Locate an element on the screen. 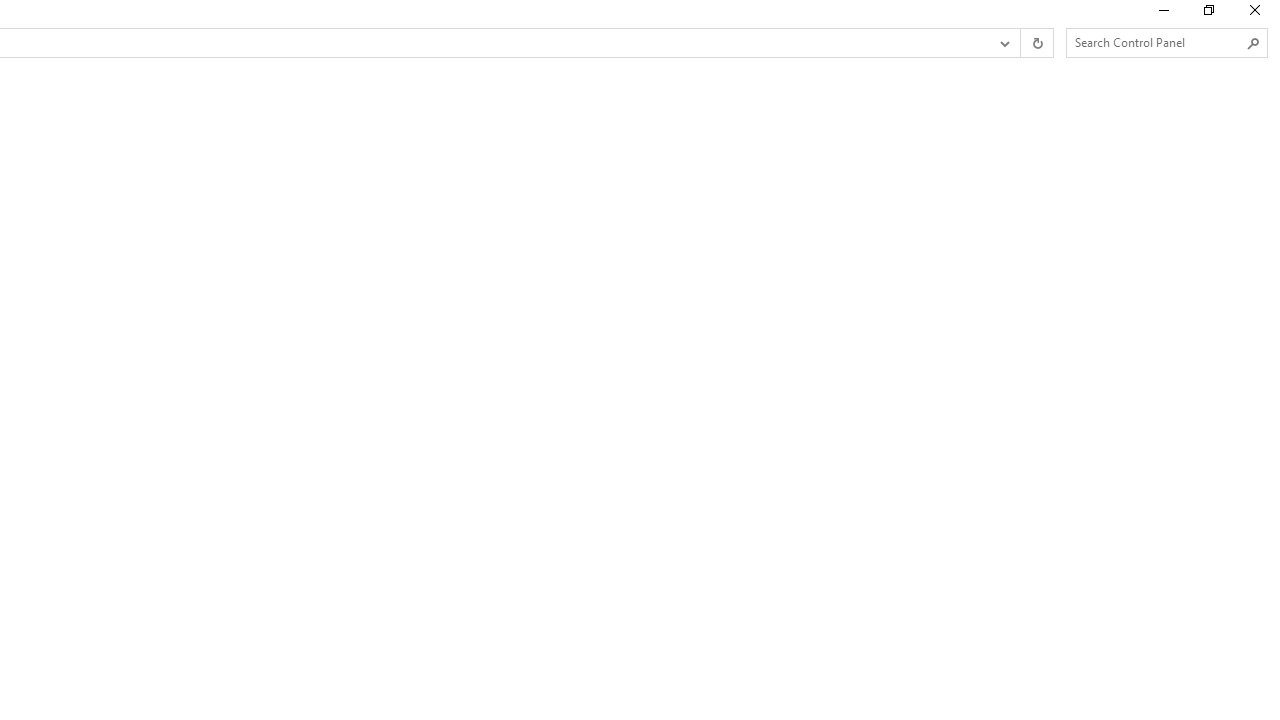 The height and width of the screenshot is (720, 1280). 'Search Box' is located at coordinates (1157, 42).